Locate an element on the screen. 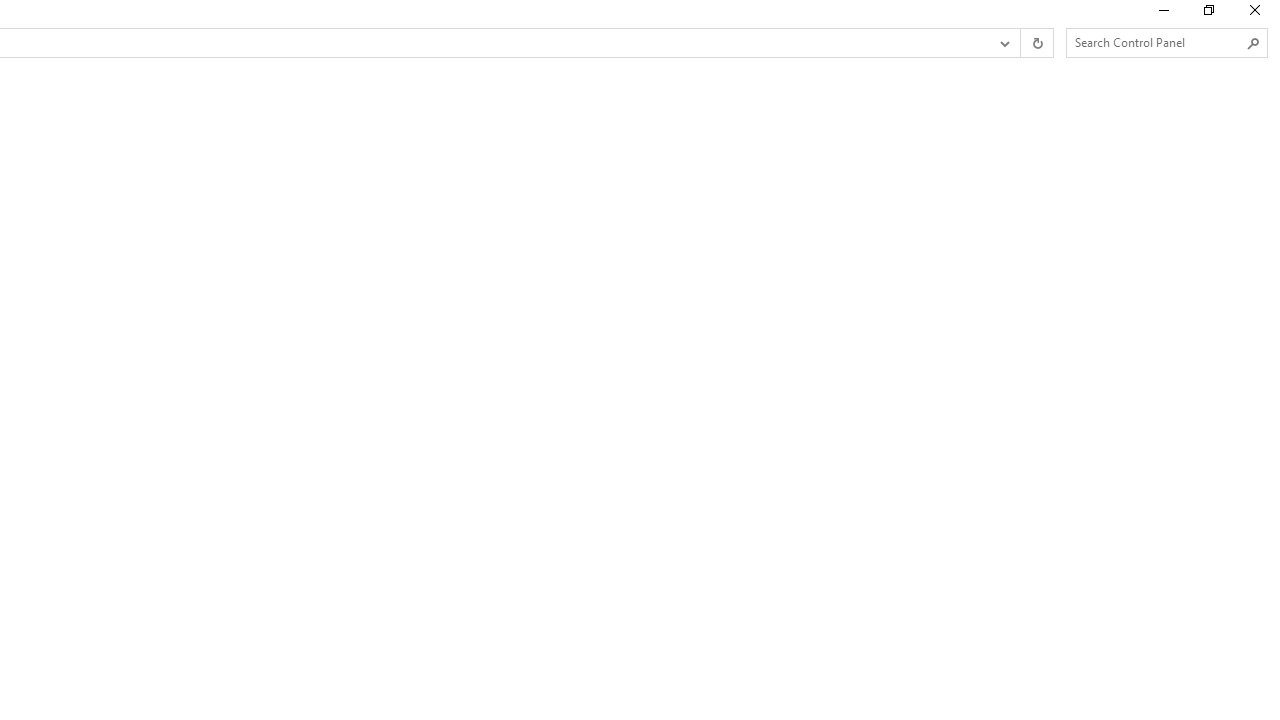 The height and width of the screenshot is (720, 1280). 'Search Box' is located at coordinates (1157, 42).